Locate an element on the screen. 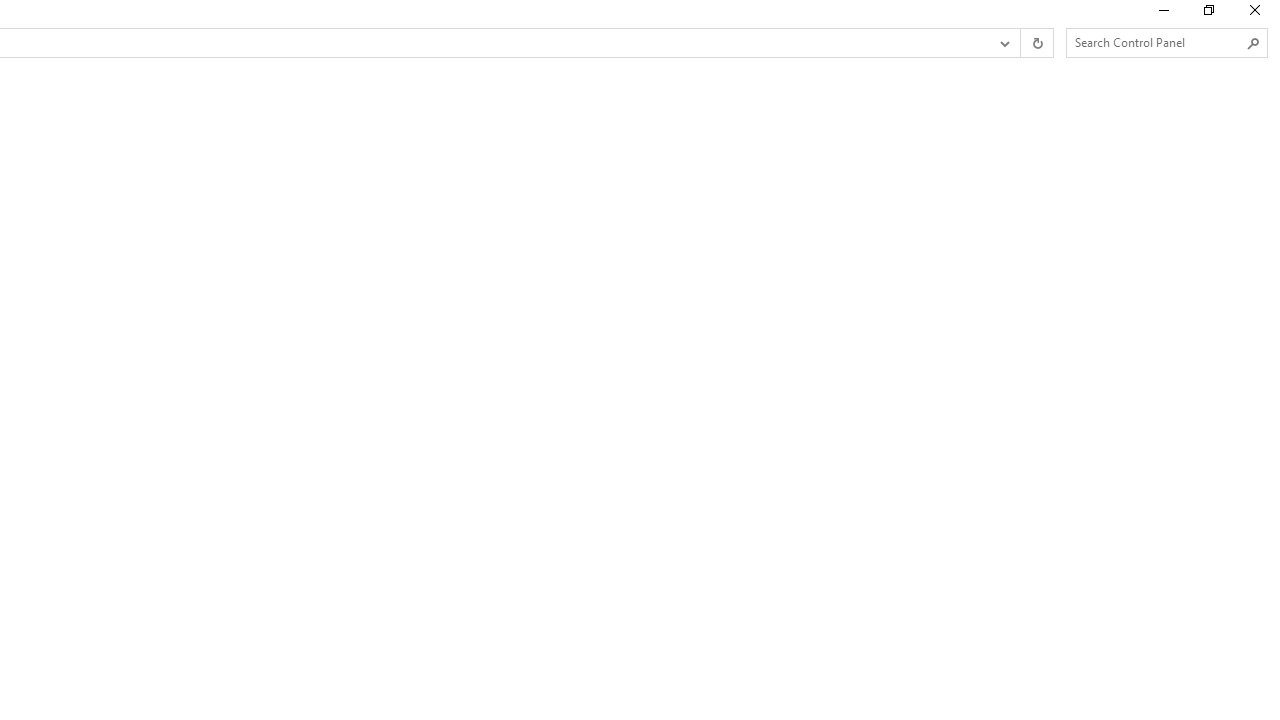 The height and width of the screenshot is (720, 1280). 'Search Box' is located at coordinates (1157, 42).